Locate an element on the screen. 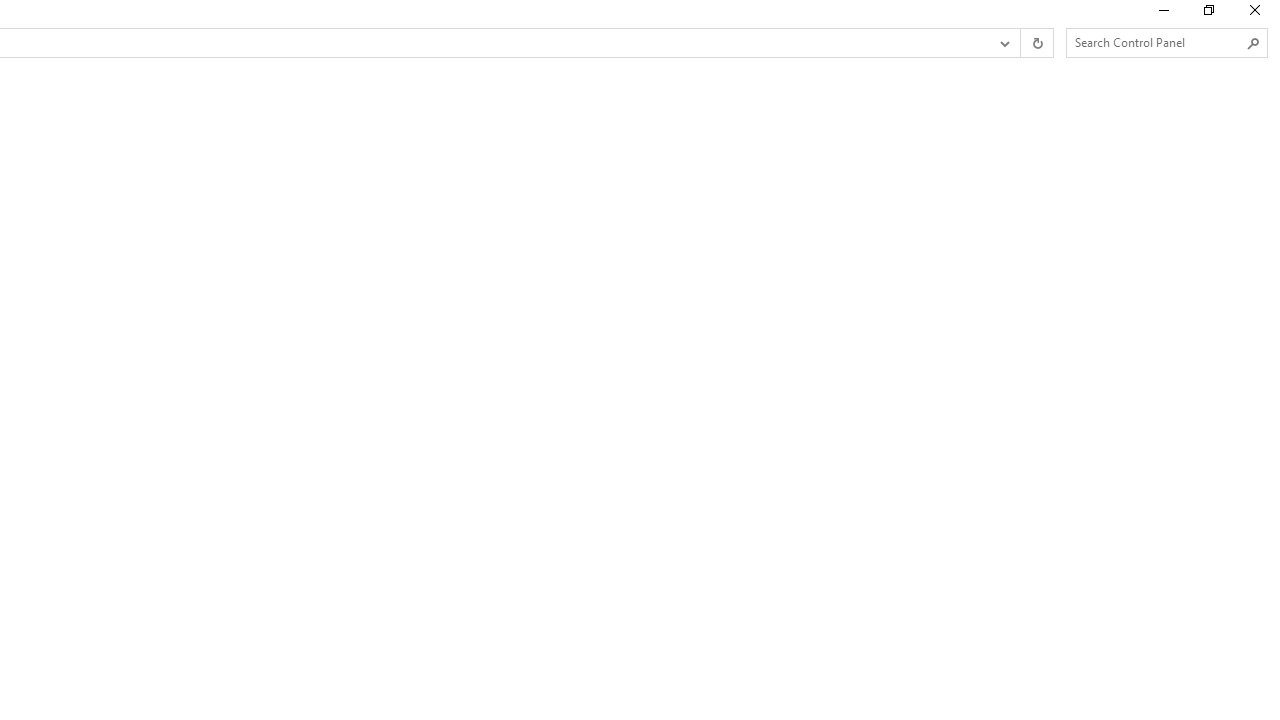 The height and width of the screenshot is (720, 1280). 'Search Box' is located at coordinates (1157, 42).